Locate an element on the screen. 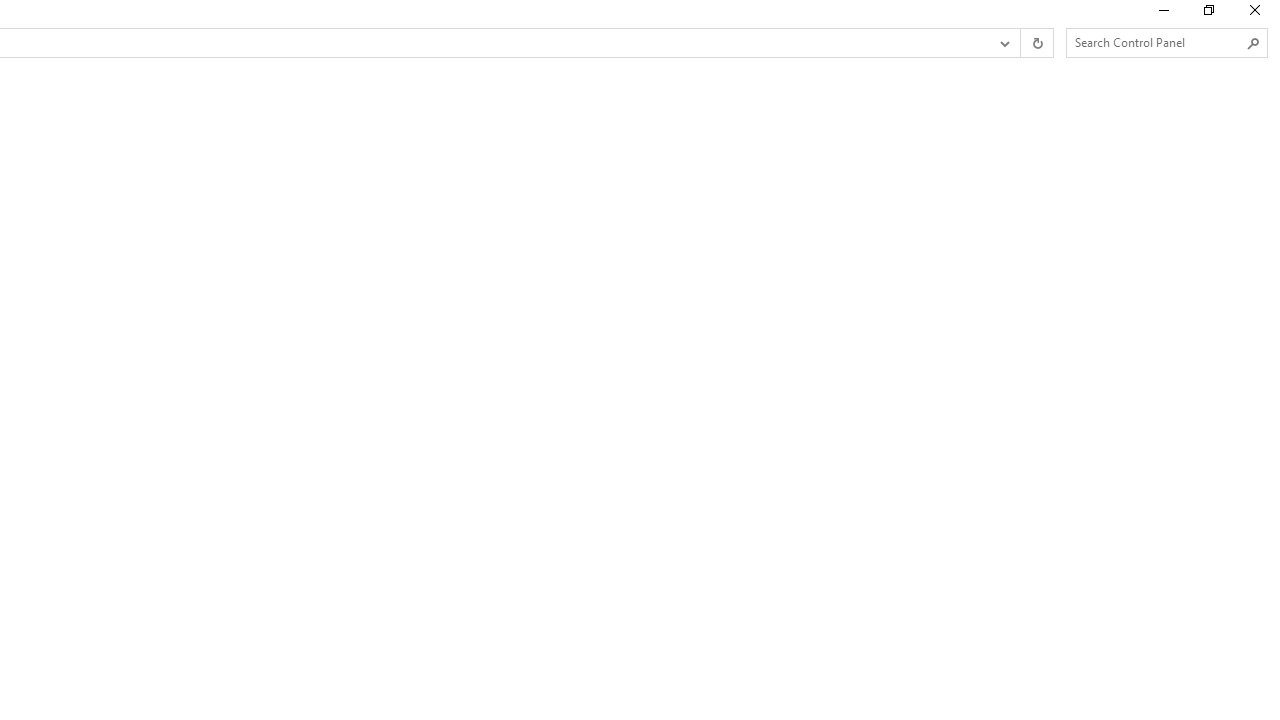 The height and width of the screenshot is (720, 1280). 'Search Box' is located at coordinates (1157, 42).